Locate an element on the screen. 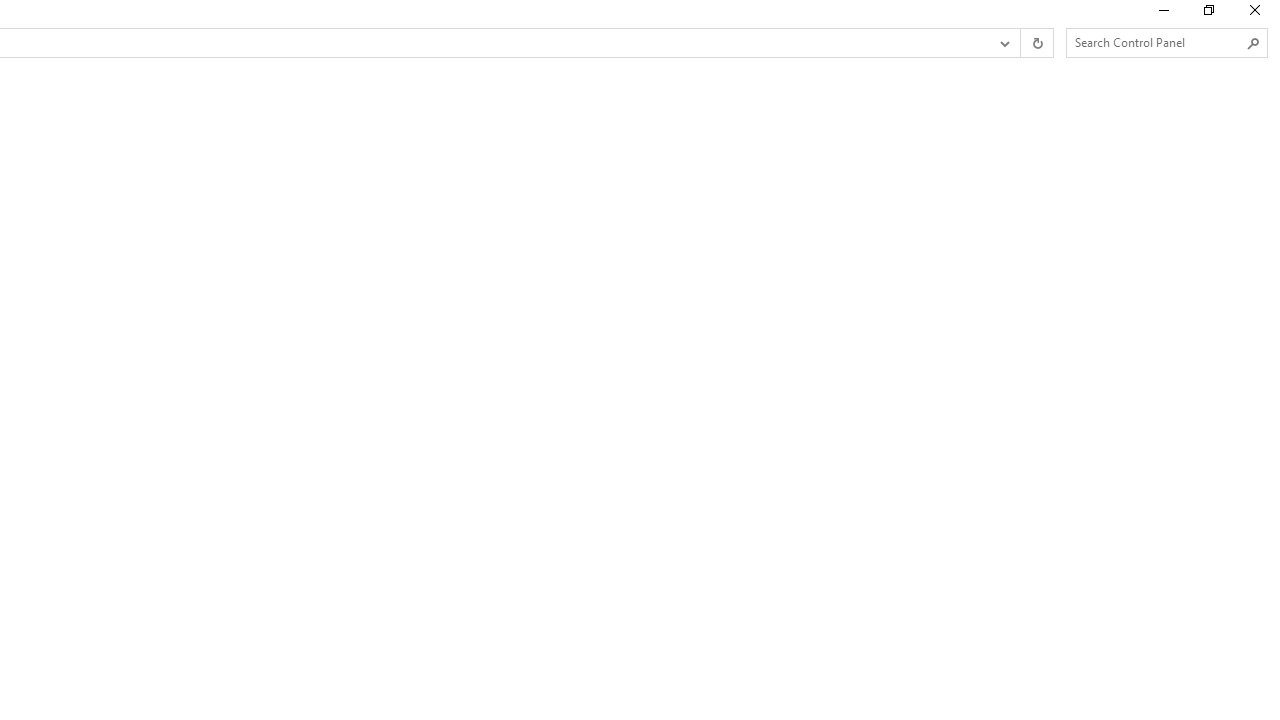 The height and width of the screenshot is (720, 1280). 'Search Box' is located at coordinates (1157, 42).